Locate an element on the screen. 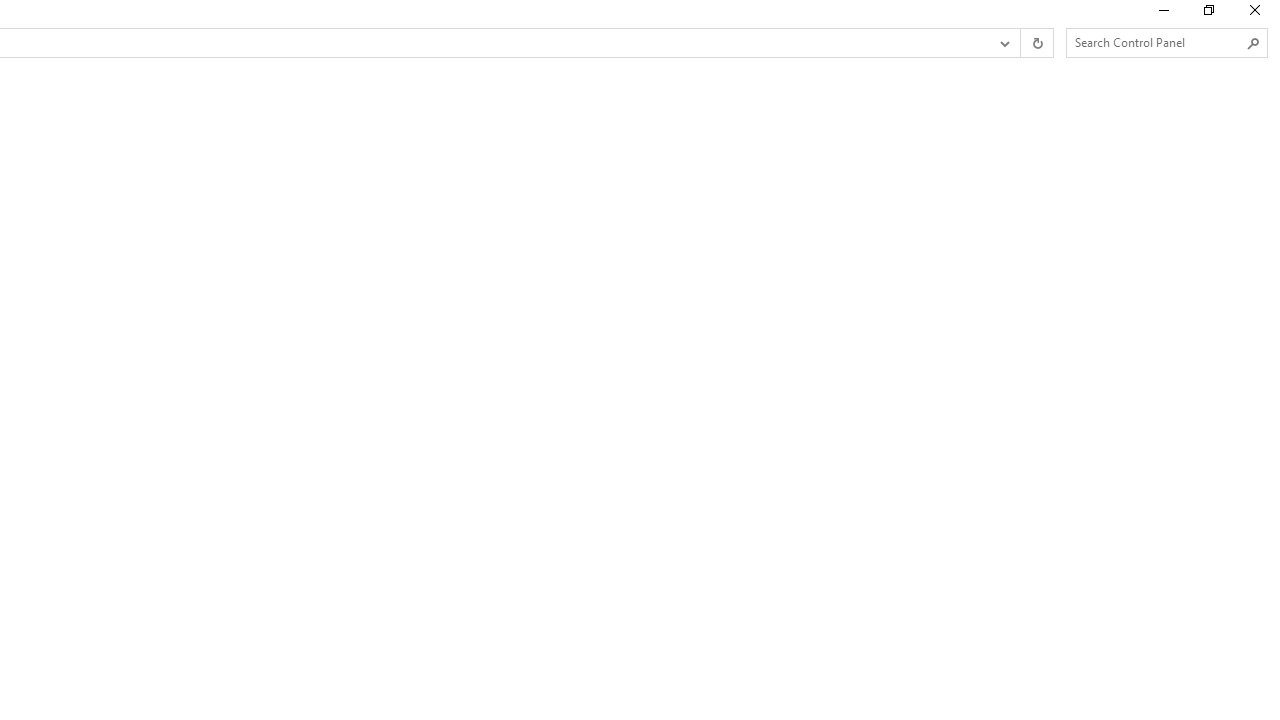 The height and width of the screenshot is (720, 1280). 'Search Box' is located at coordinates (1157, 42).